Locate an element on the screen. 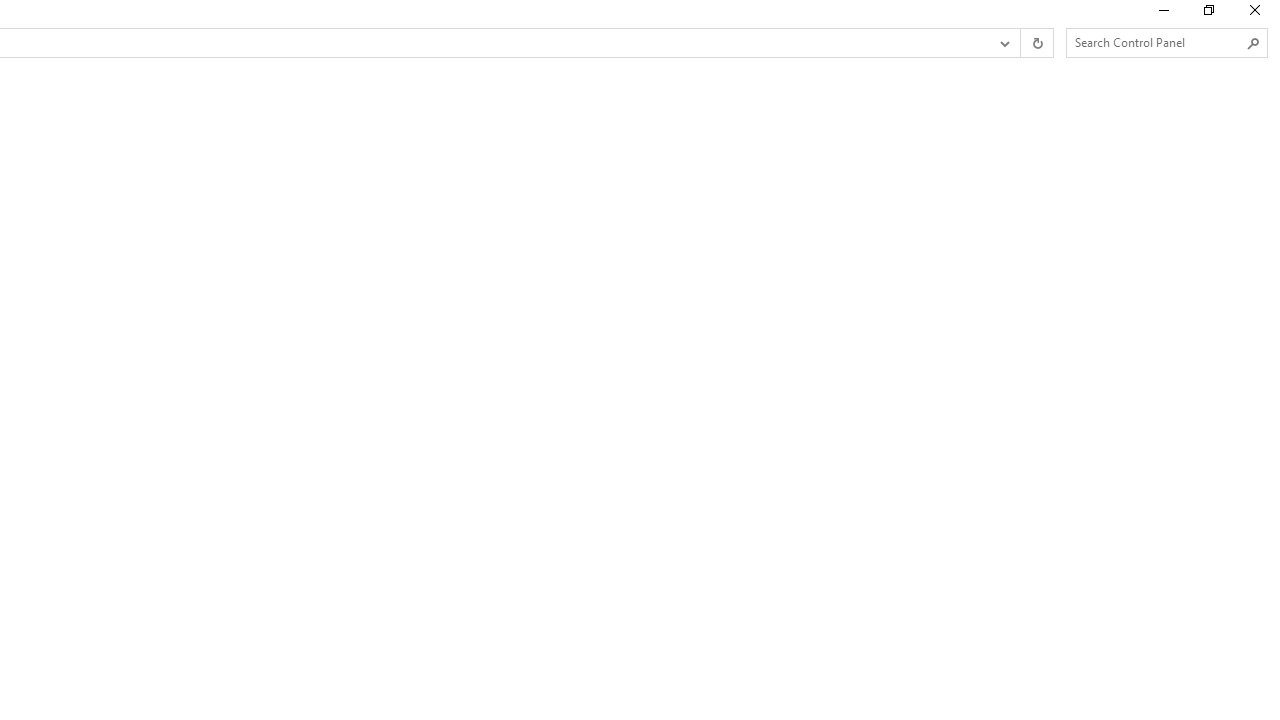 The height and width of the screenshot is (720, 1280). 'Search Box' is located at coordinates (1157, 42).